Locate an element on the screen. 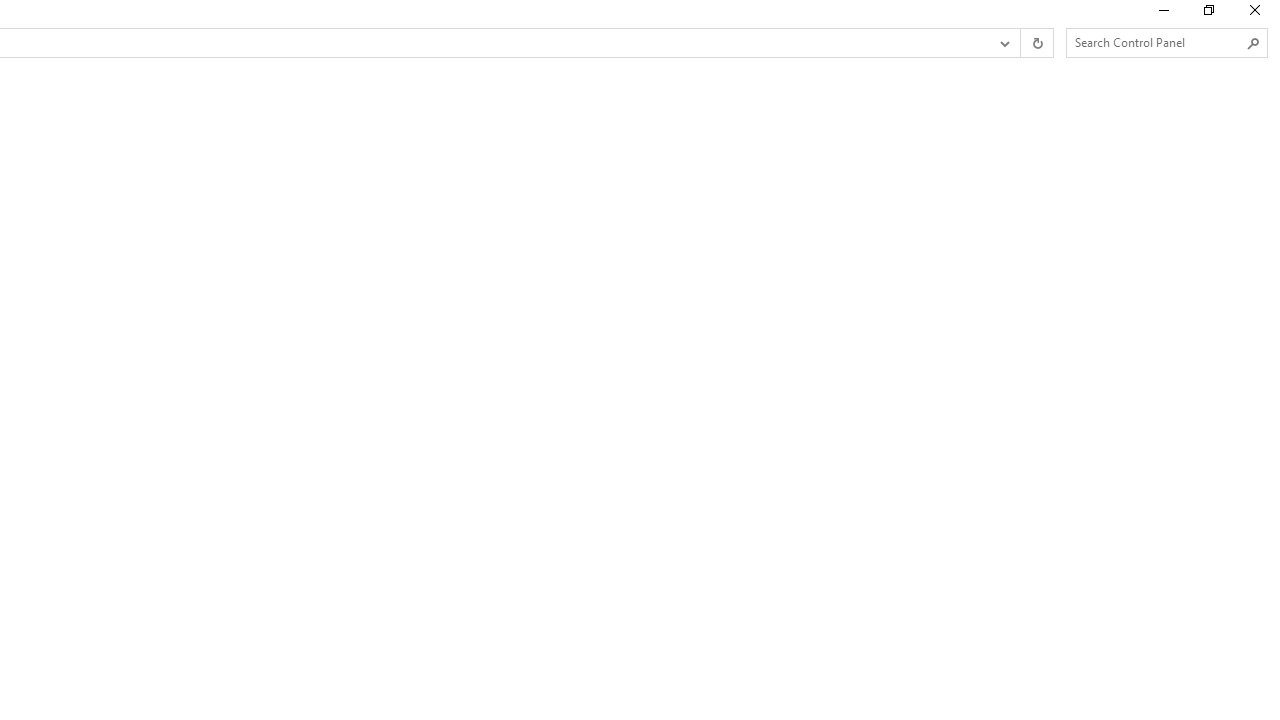 The height and width of the screenshot is (720, 1280). 'Search Box' is located at coordinates (1157, 42).